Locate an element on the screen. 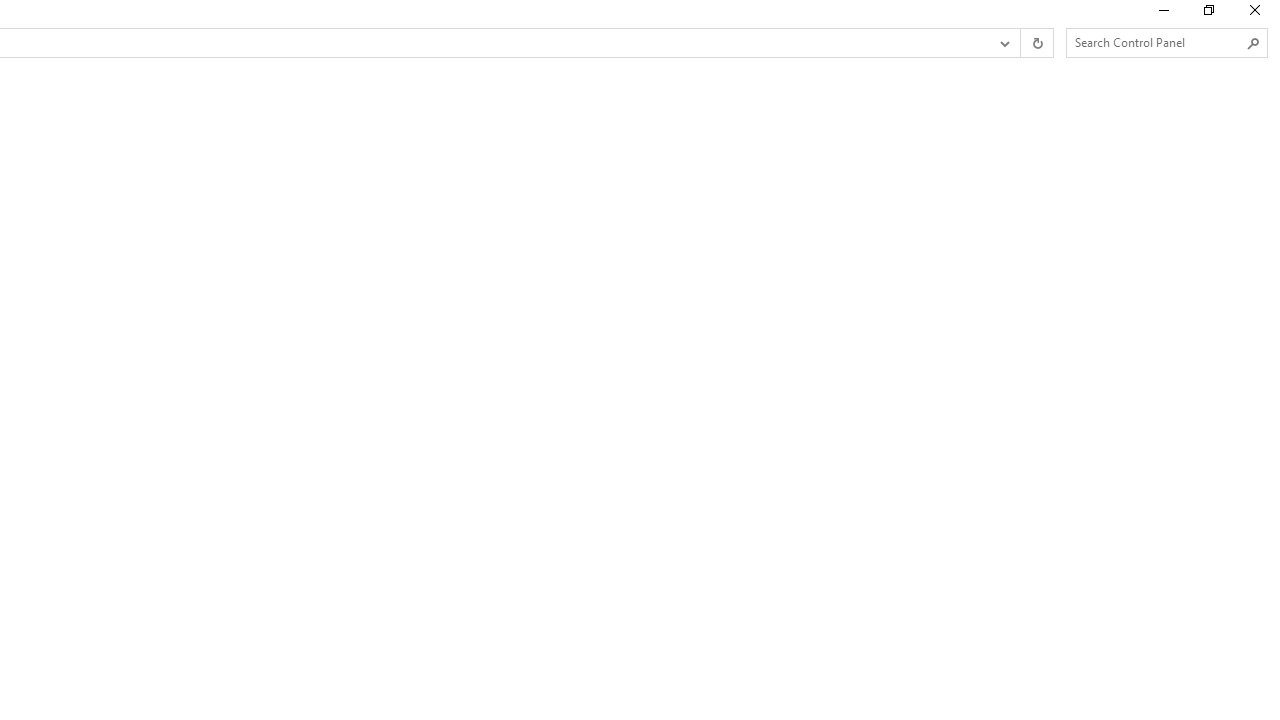 The height and width of the screenshot is (720, 1280). 'Search Box' is located at coordinates (1157, 42).